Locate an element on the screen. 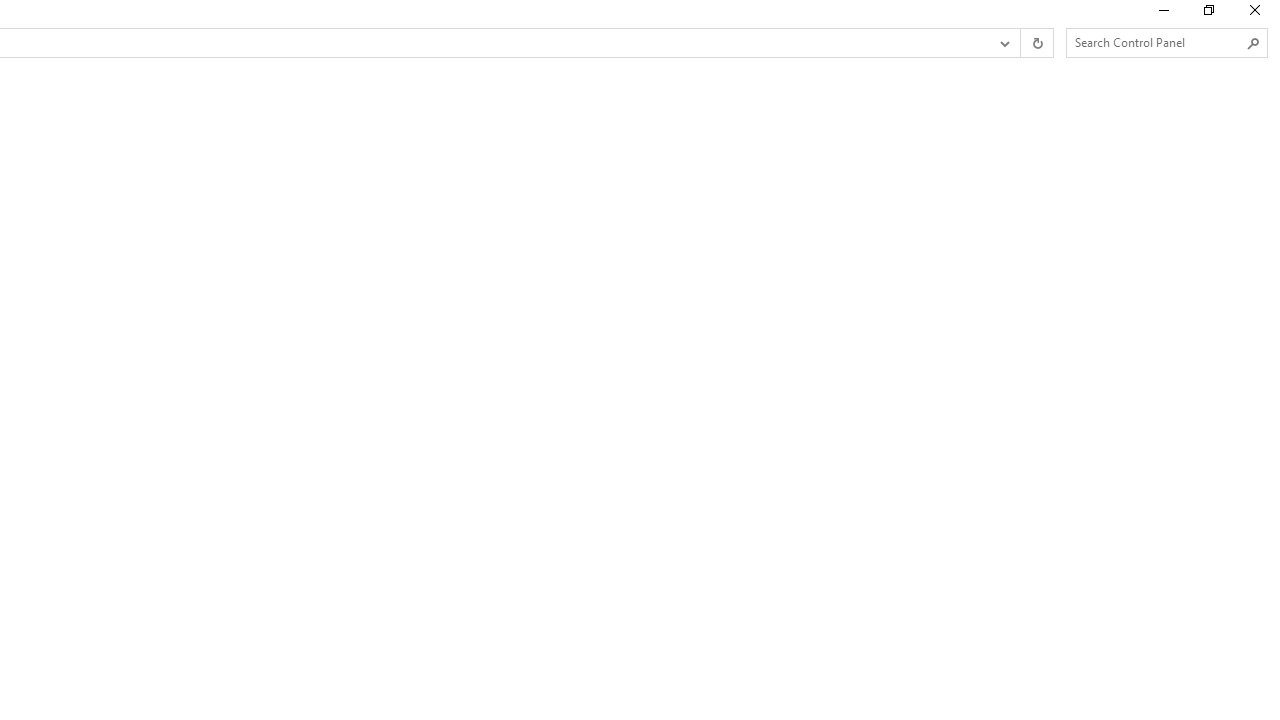 The height and width of the screenshot is (720, 1280). 'Search Box' is located at coordinates (1157, 42).